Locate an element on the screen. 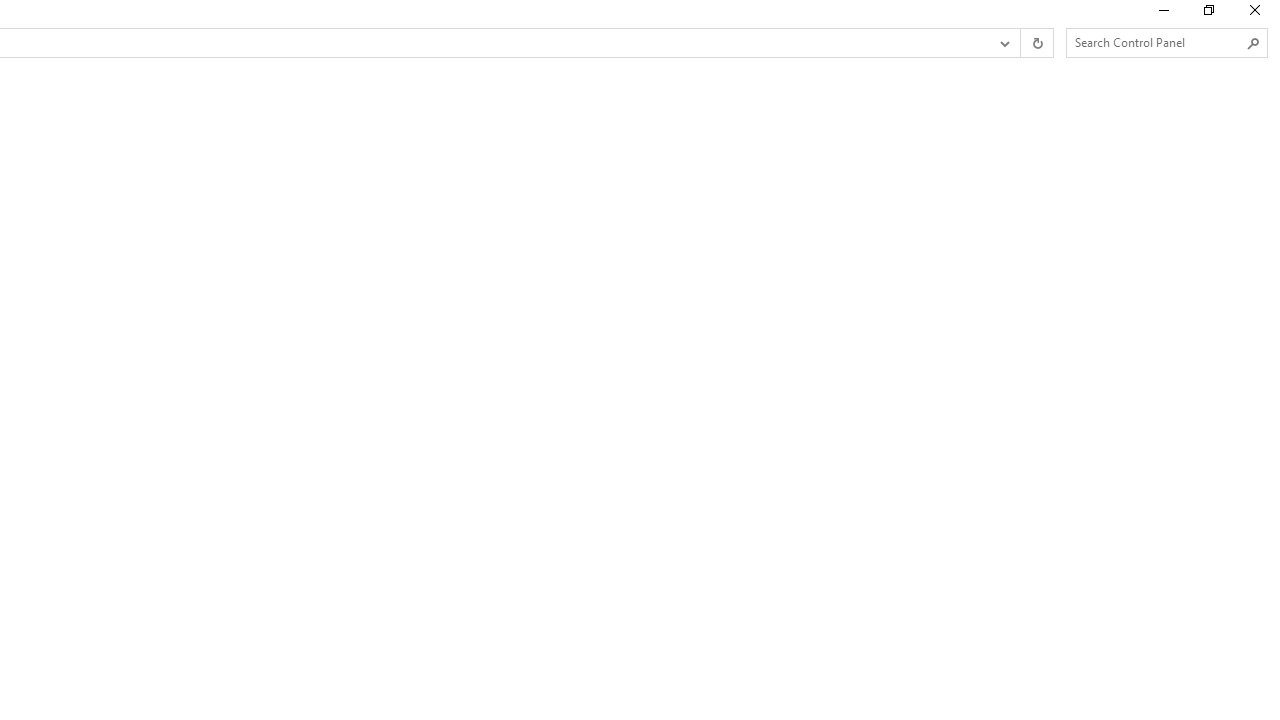 The height and width of the screenshot is (720, 1280). 'Search Box' is located at coordinates (1157, 42).